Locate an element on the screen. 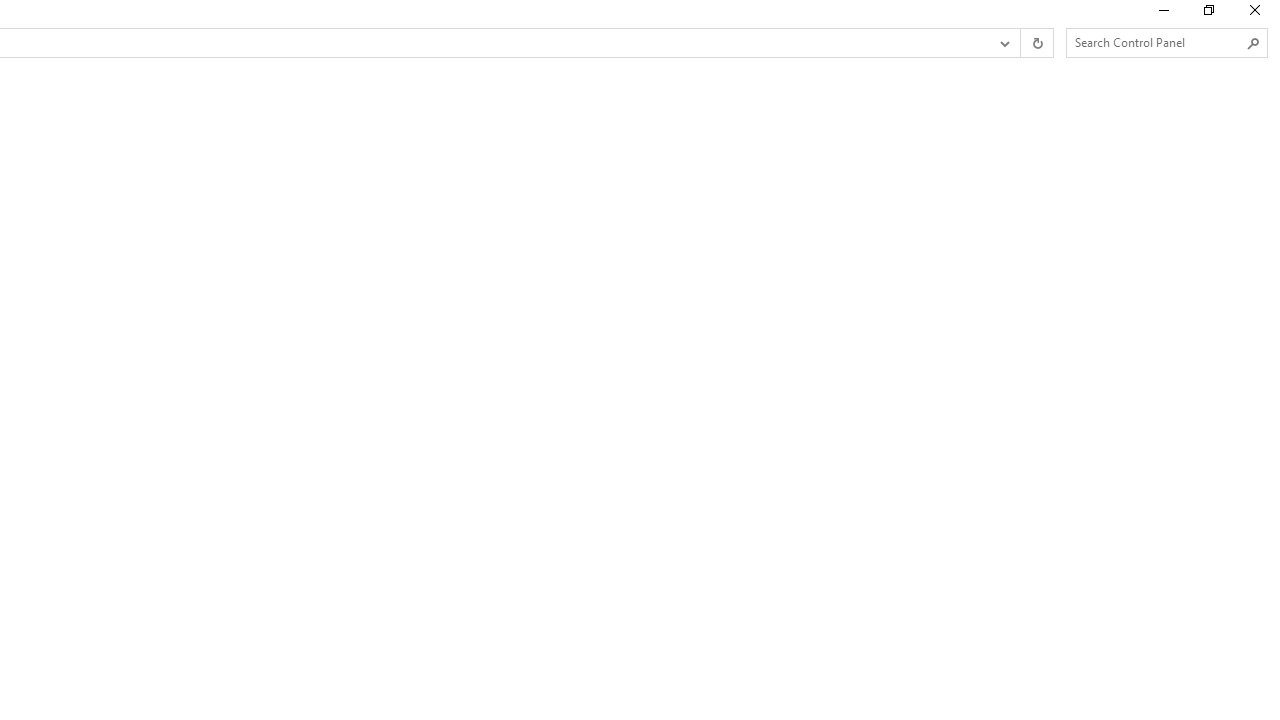 The height and width of the screenshot is (720, 1280). 'Search Box' is located at coordinates (1157, 42).